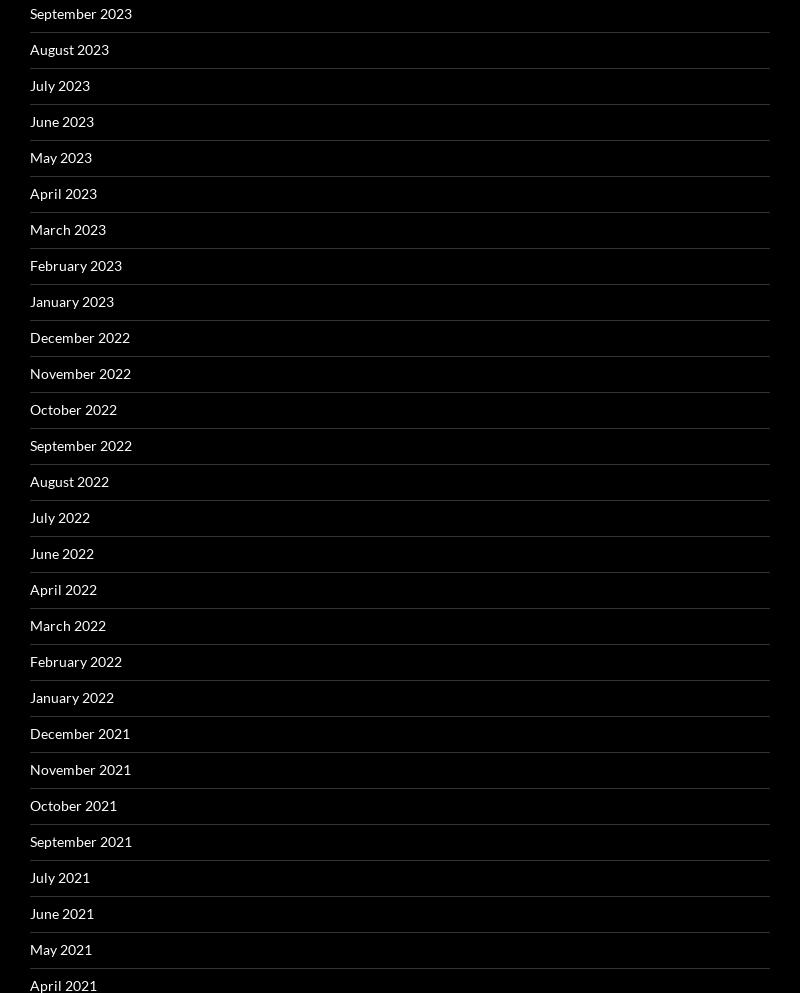 The image size is (800, 993). I want to click on 'June 2022', so click(61, 551).